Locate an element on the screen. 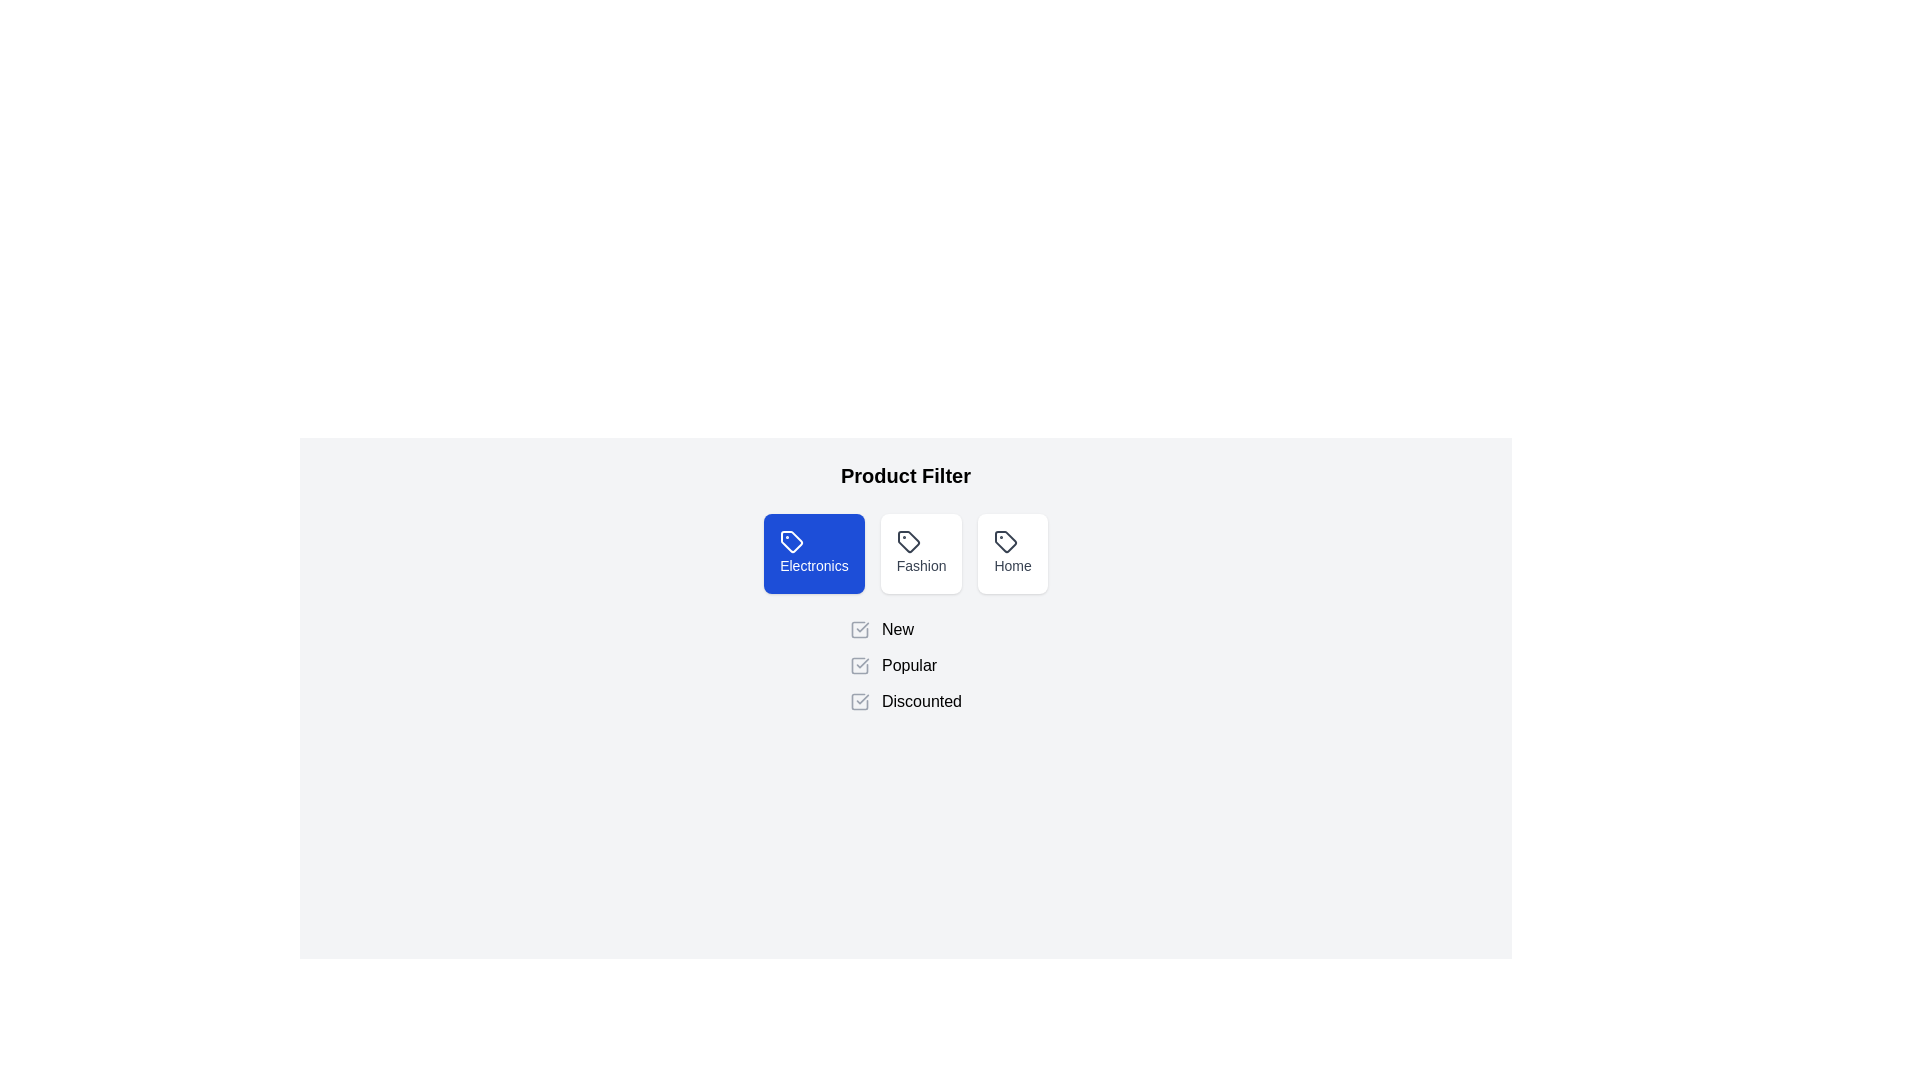 The image size is (1920, 1080). the product type Electronics by clicking on its respective button is located at coordinates (814, 554).